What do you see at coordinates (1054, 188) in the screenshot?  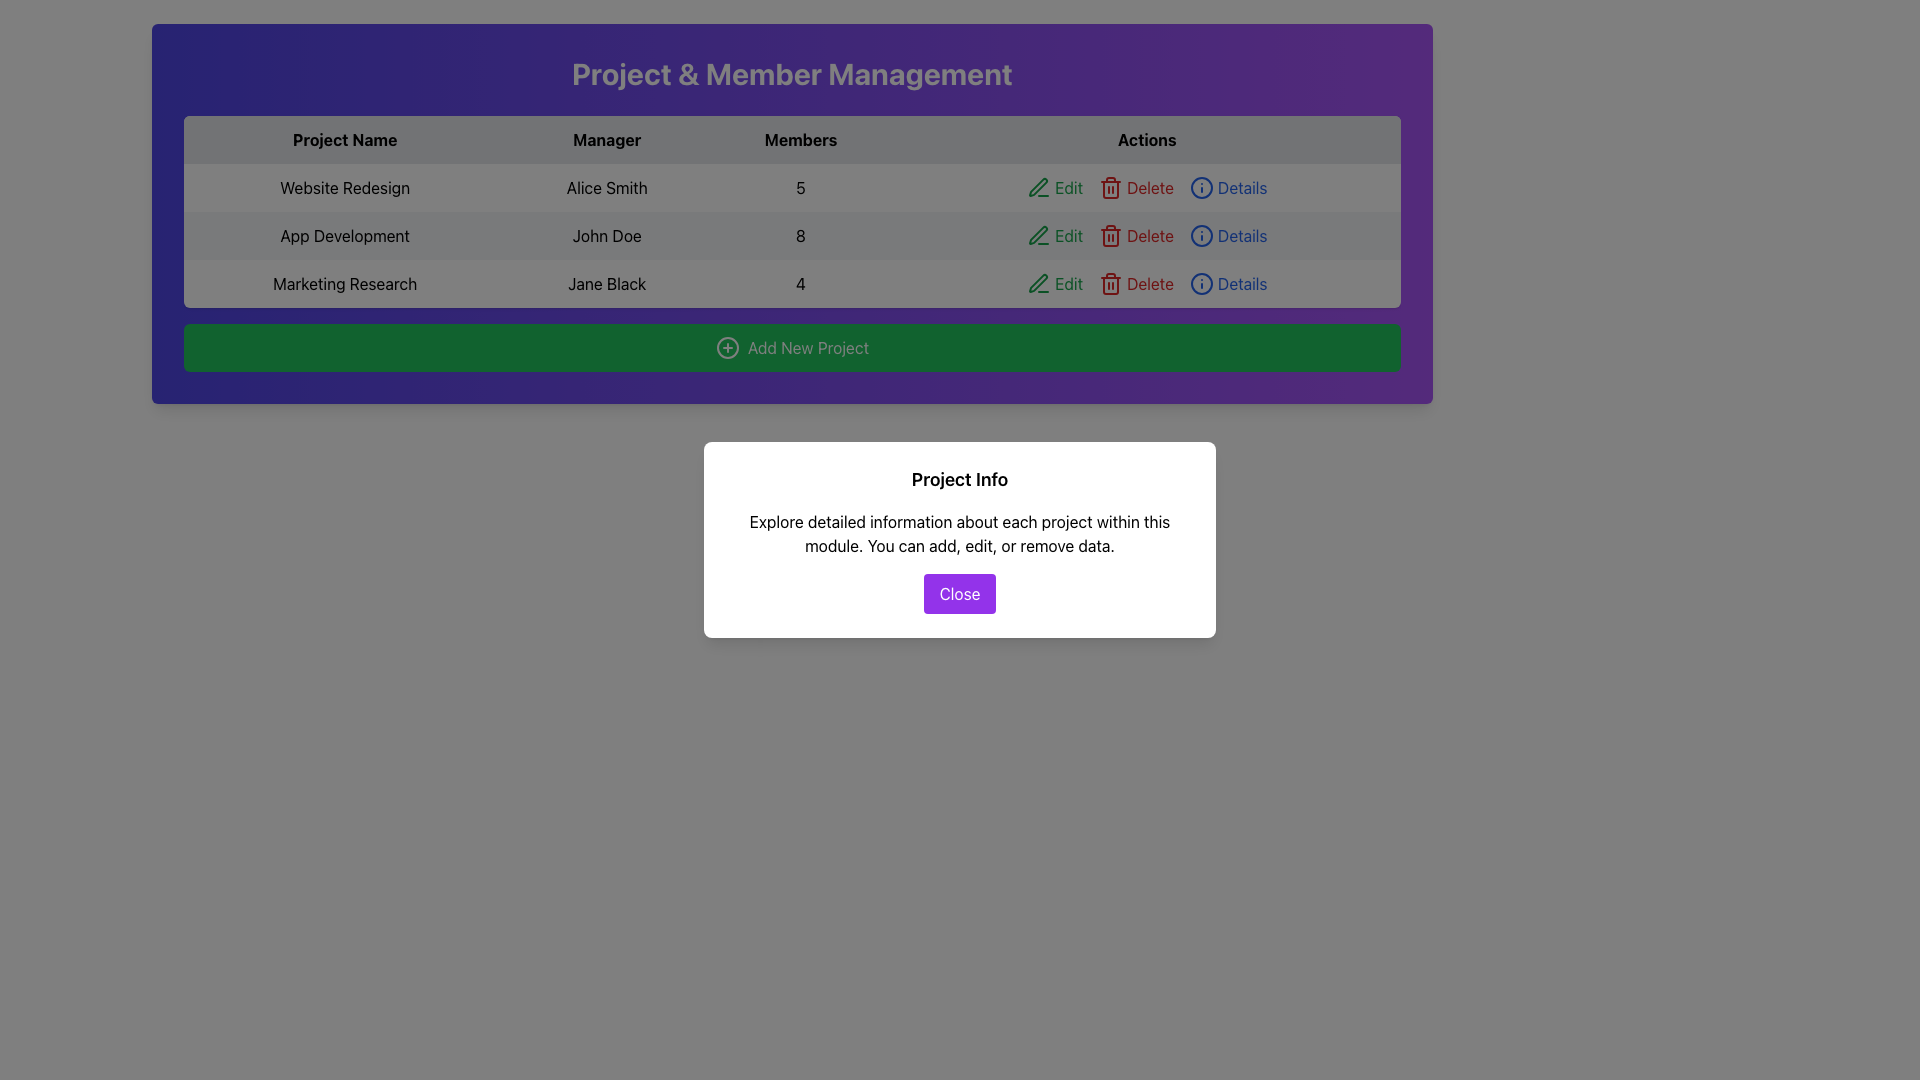 I see `the 'Edit' button located in the 'Actions' column of the first row of the projects table` at bounding box center [1054, 188].